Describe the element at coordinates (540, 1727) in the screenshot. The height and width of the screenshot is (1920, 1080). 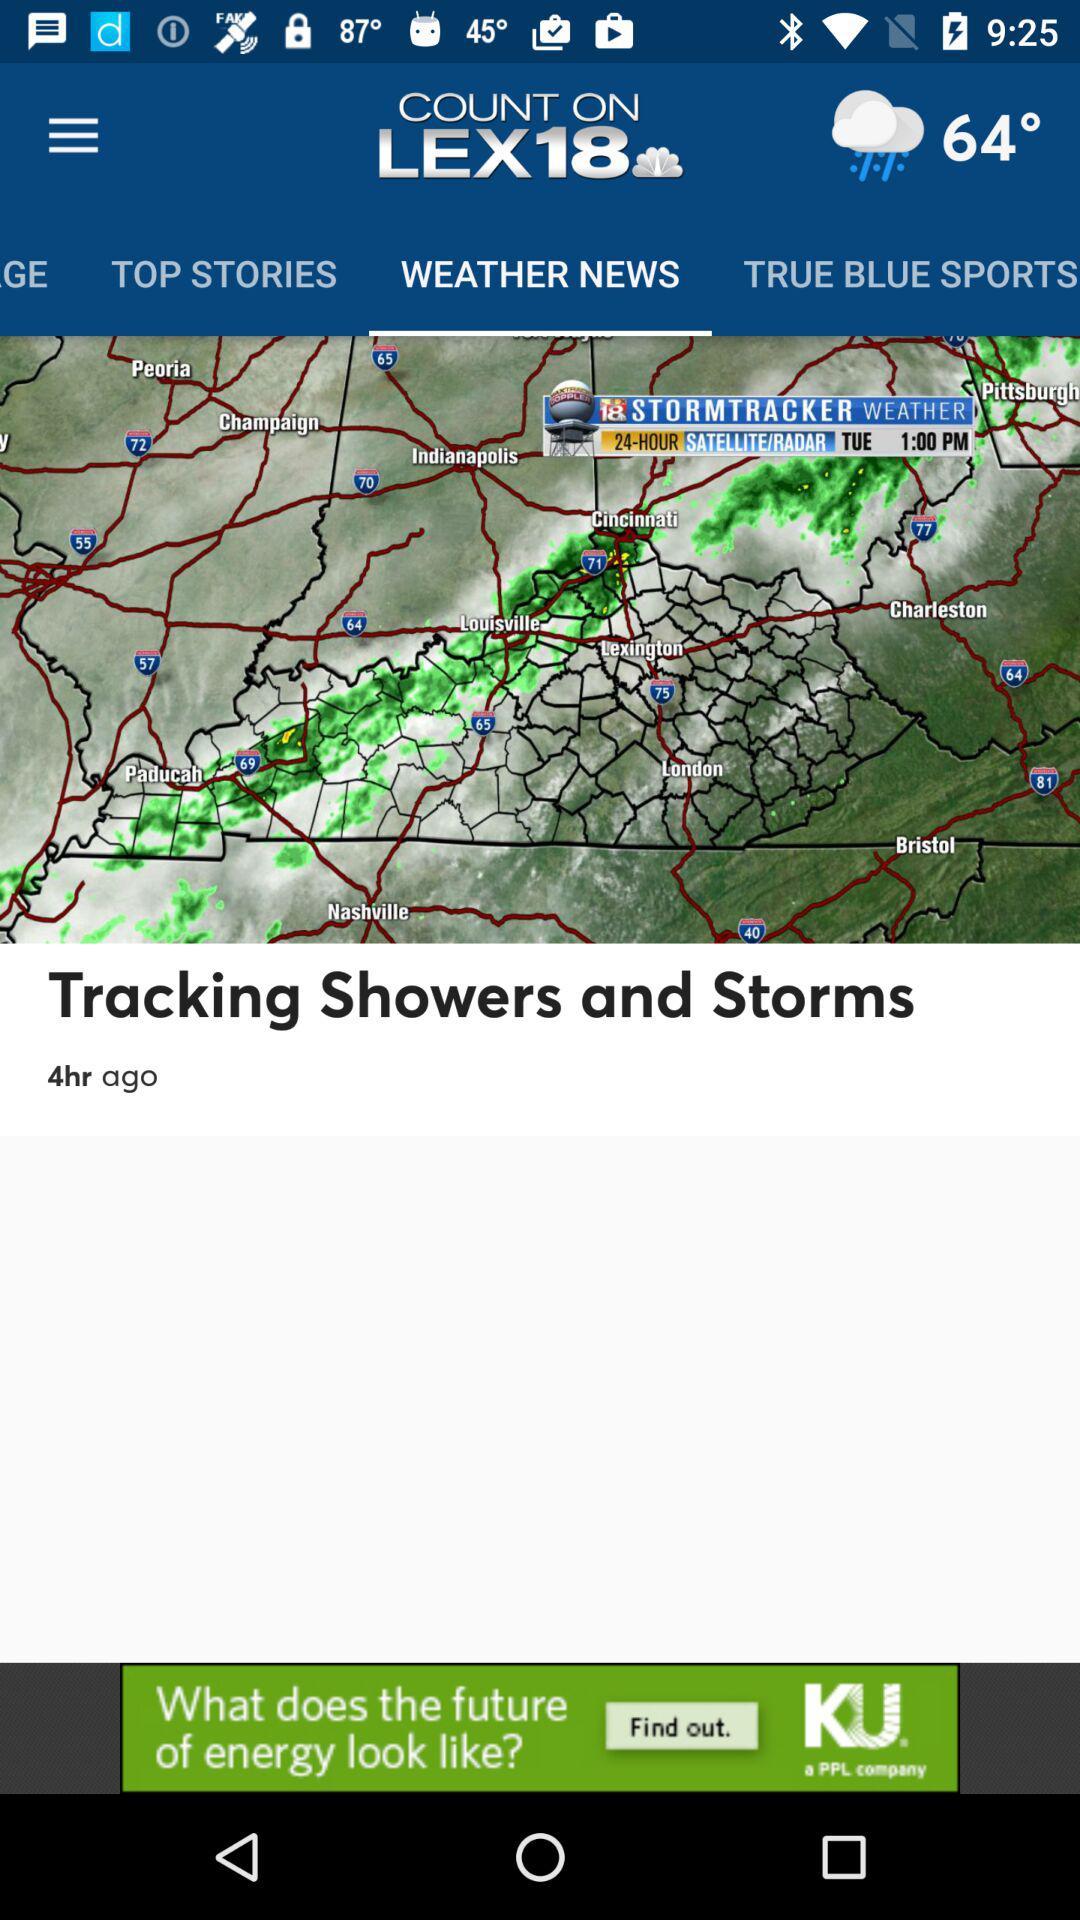
I see `advertisement` at that location.